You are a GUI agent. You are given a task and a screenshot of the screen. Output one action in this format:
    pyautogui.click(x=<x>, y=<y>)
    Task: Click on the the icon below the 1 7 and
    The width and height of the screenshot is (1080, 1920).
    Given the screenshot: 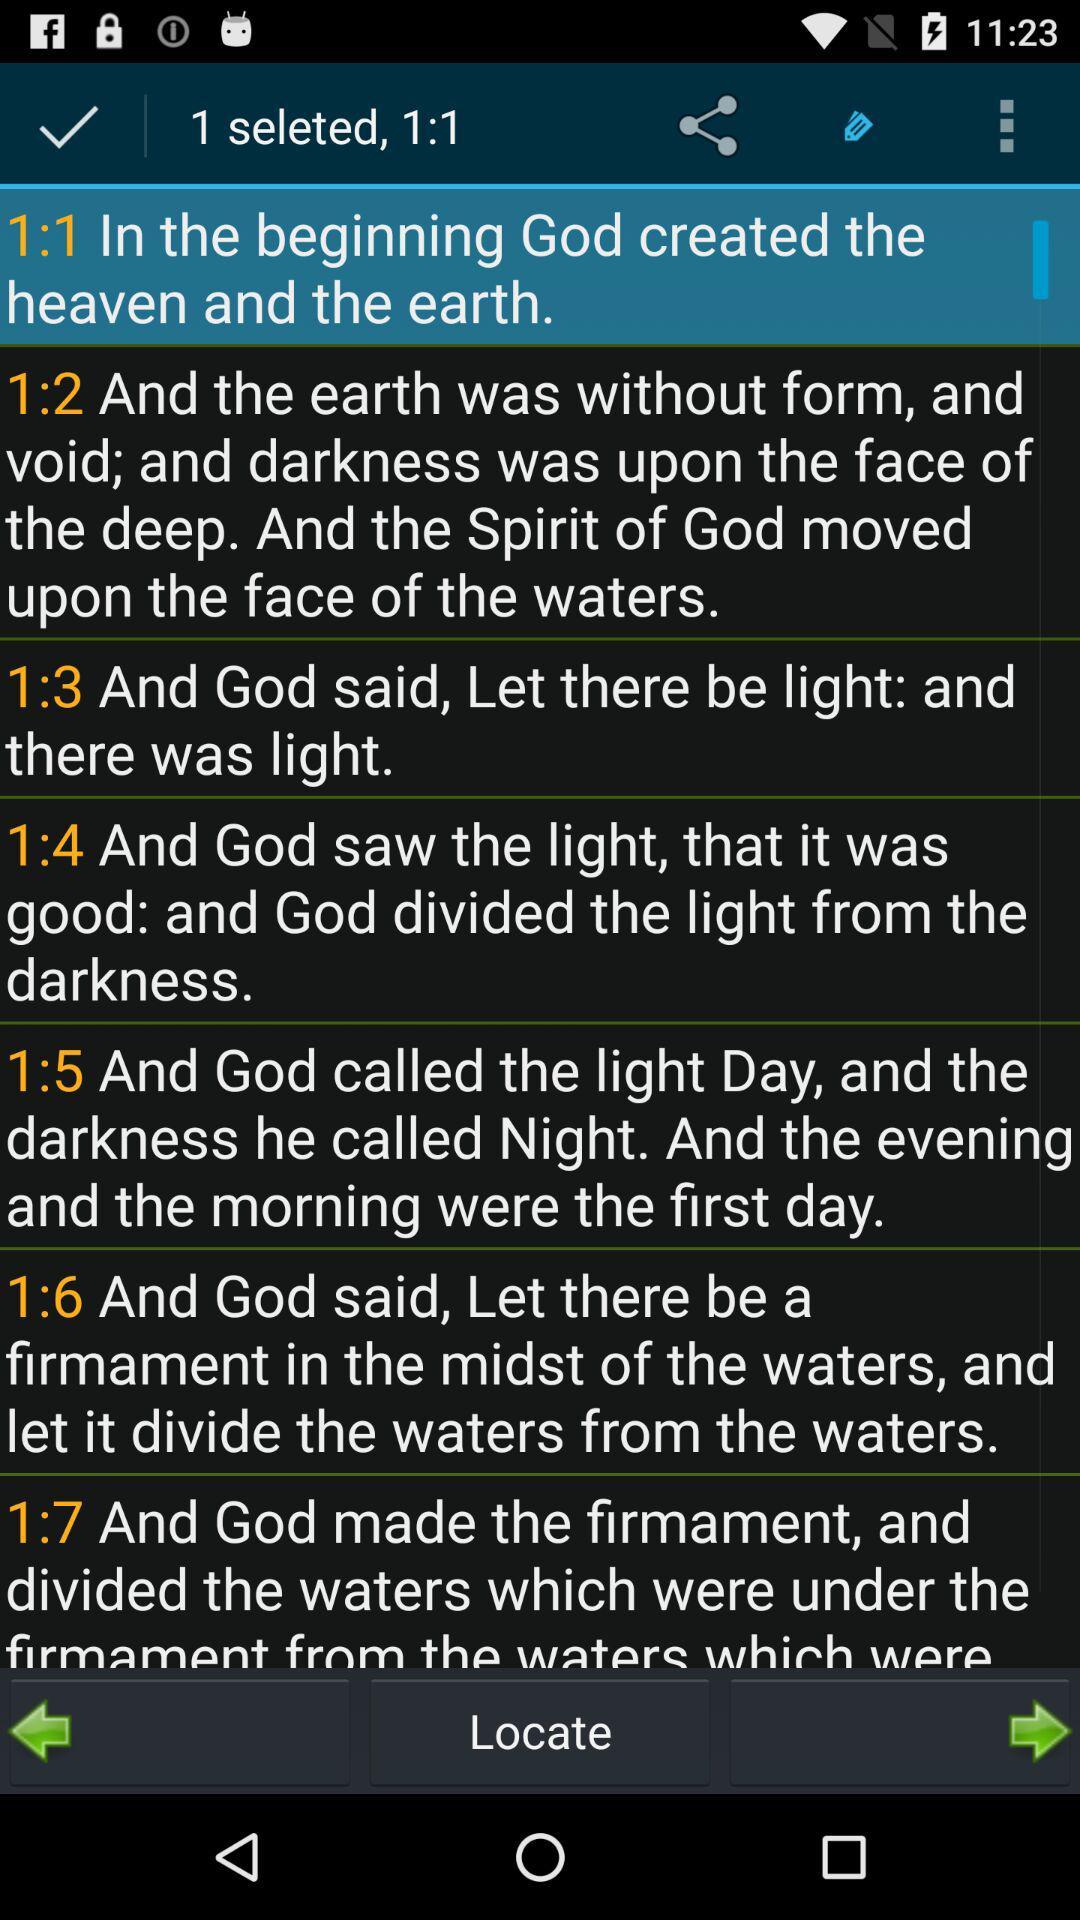 What is the action you would take?
    pyautogui.click(x=180, y=1730)
    